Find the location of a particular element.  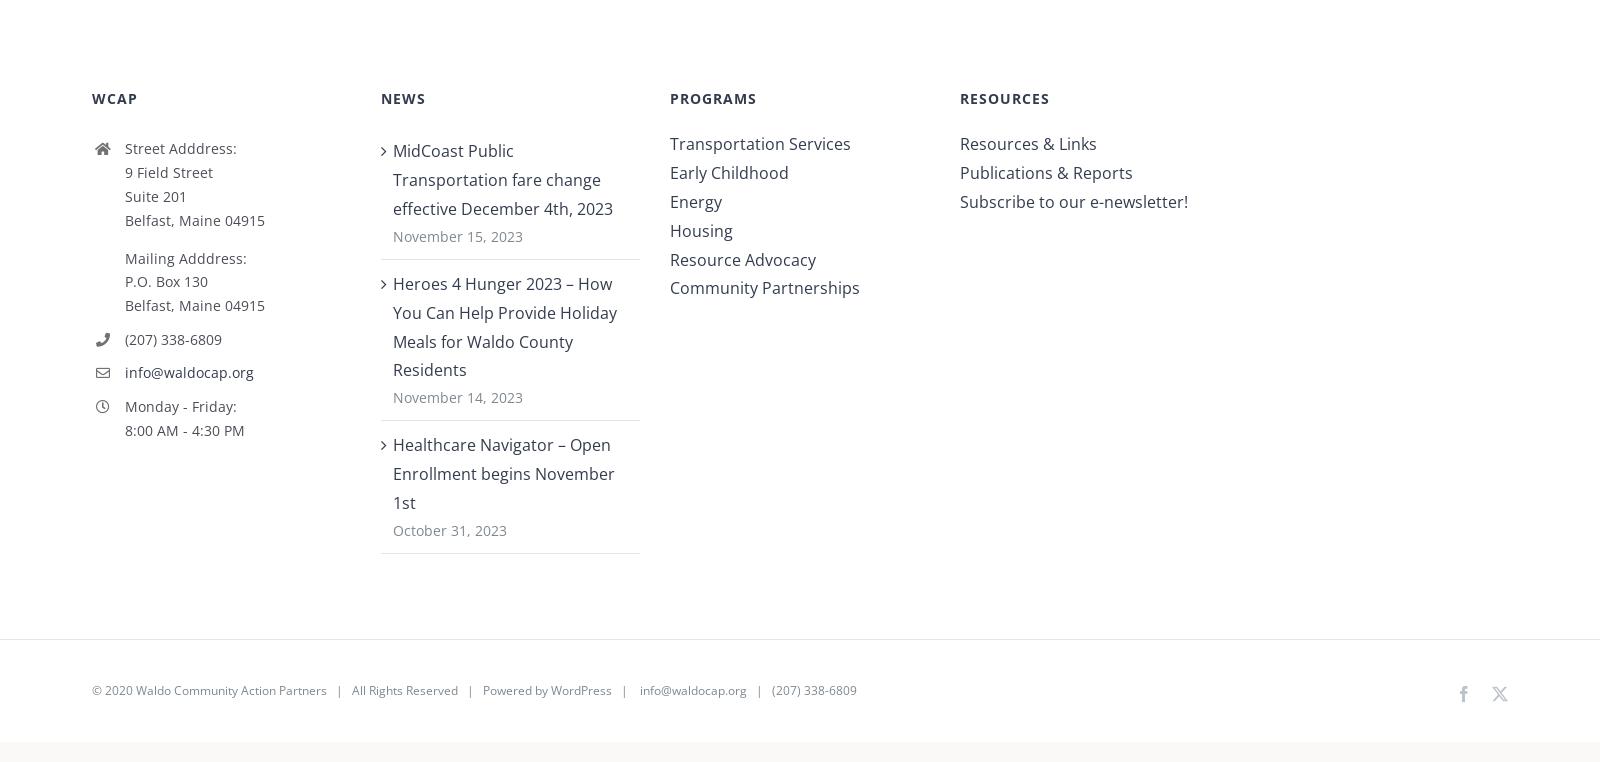

'Heroes 4 Hunger 2023 – How You Can Help Provide Holiday Meals for Waldo County Residents' is located at coordinates (503, 334).